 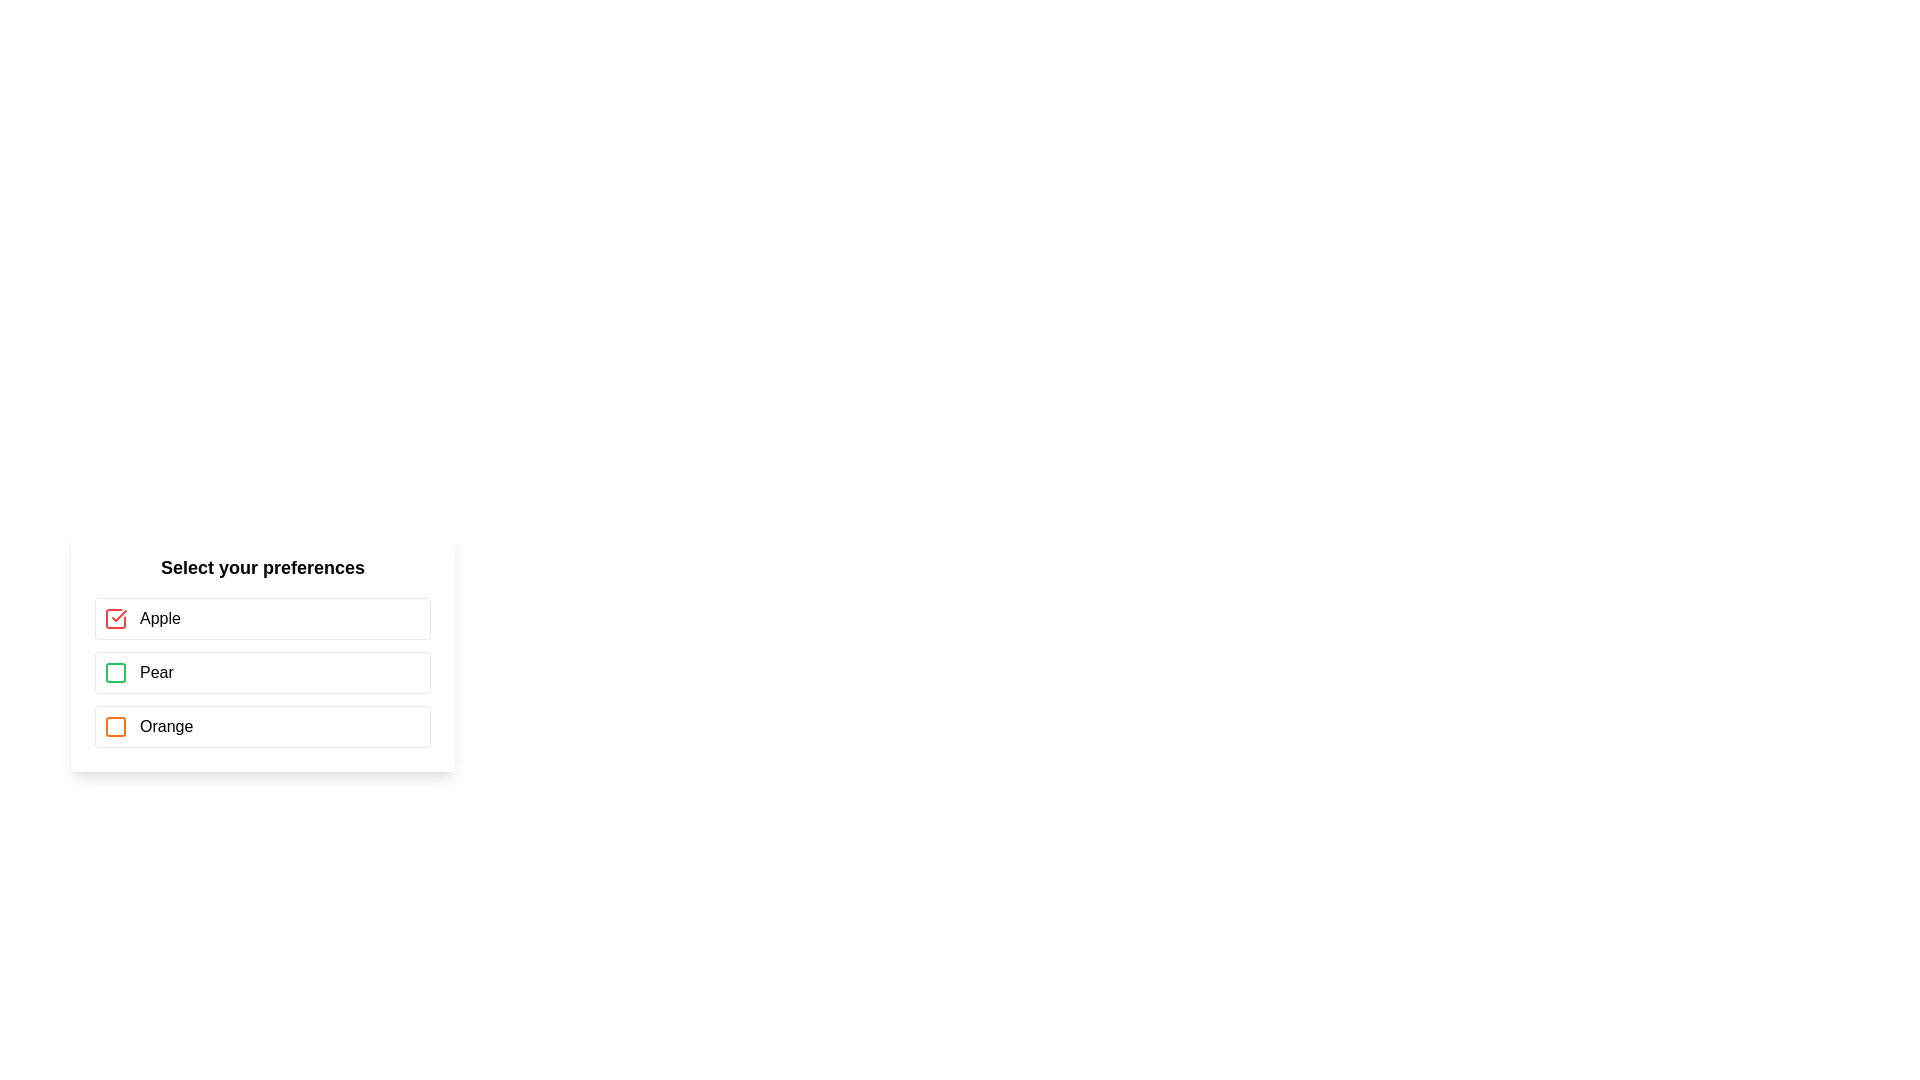 What do you see at coordinates (262, 672) in the screenshot?
I see `the checkbox labeled 'Pear' located between the 'Apple' and 'Orange' options in the preferences list` at bounding box center [262, 672].